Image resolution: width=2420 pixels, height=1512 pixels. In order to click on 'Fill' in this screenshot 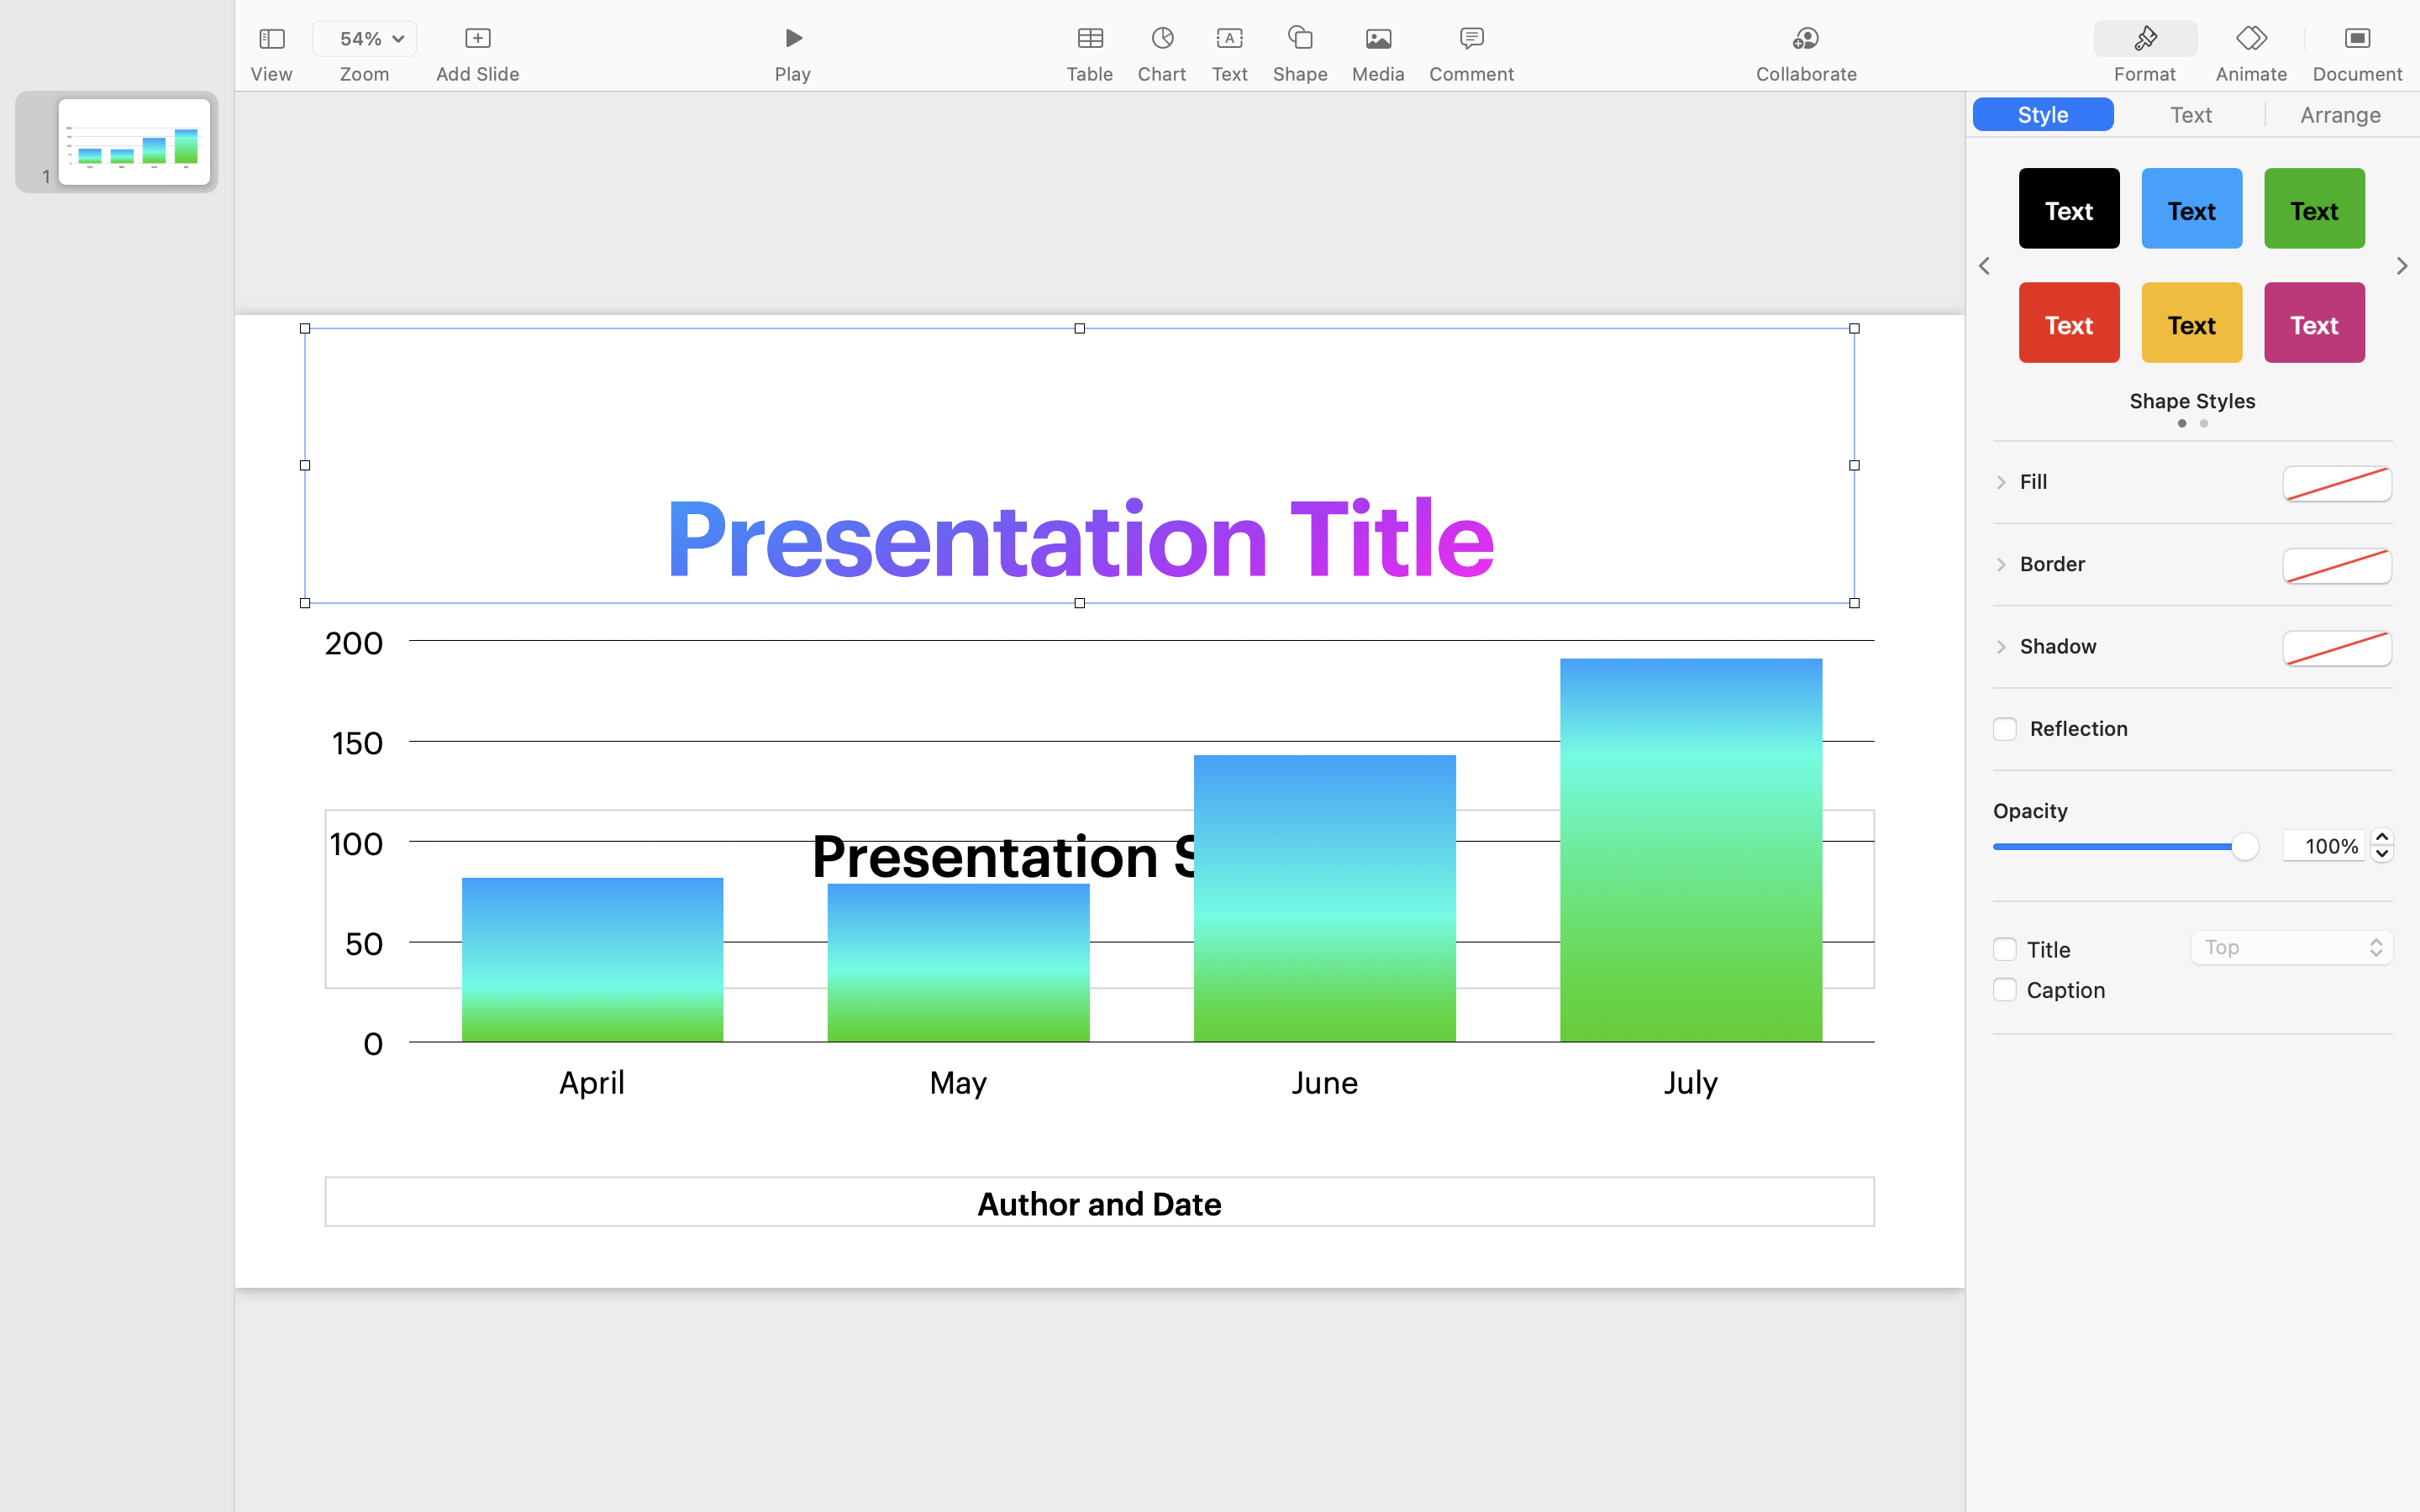, I will do `click(2033, 480)`.